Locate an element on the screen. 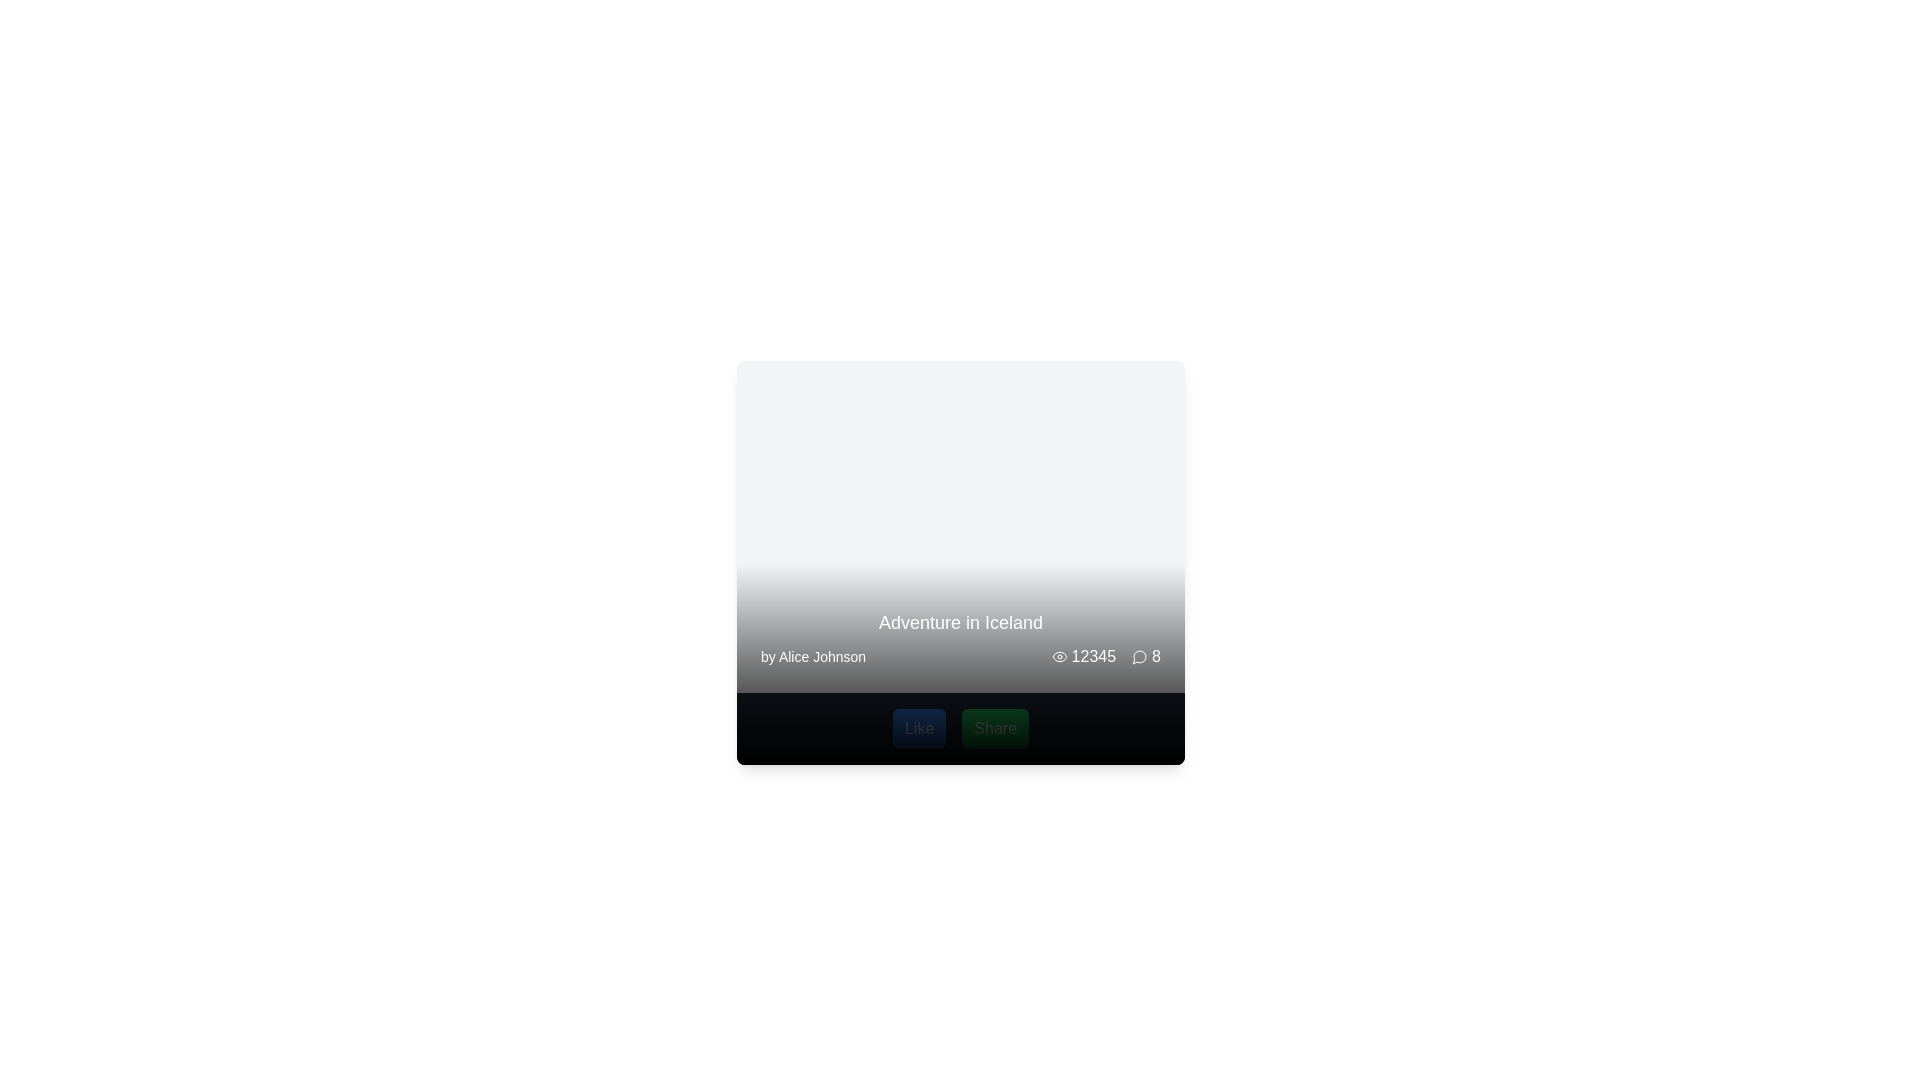  the 'Share' button located to the right of the 'Like' button at the bottom center of the interface, within a dark gray background area is located at coordinates (995, 729).